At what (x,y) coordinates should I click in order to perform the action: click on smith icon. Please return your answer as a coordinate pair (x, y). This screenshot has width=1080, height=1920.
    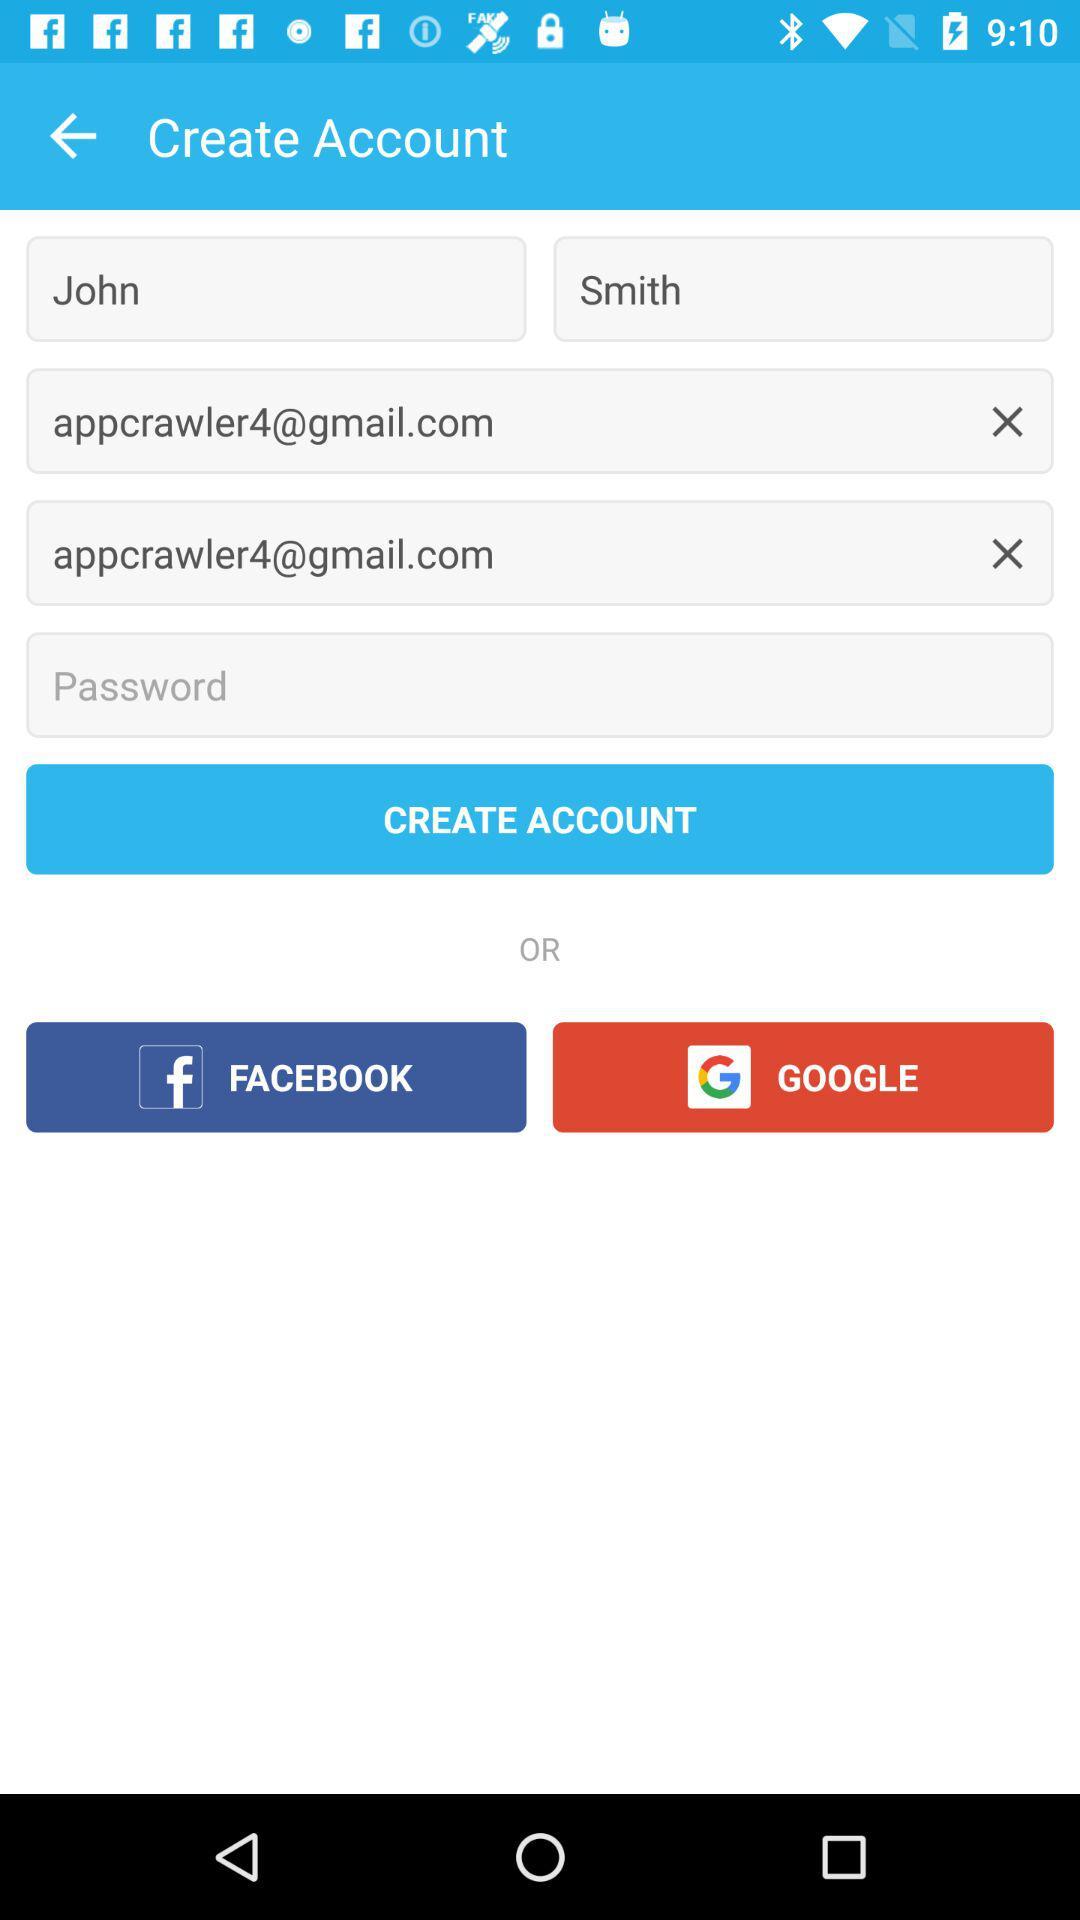
    Looking at the image, I should click on (802, 288).